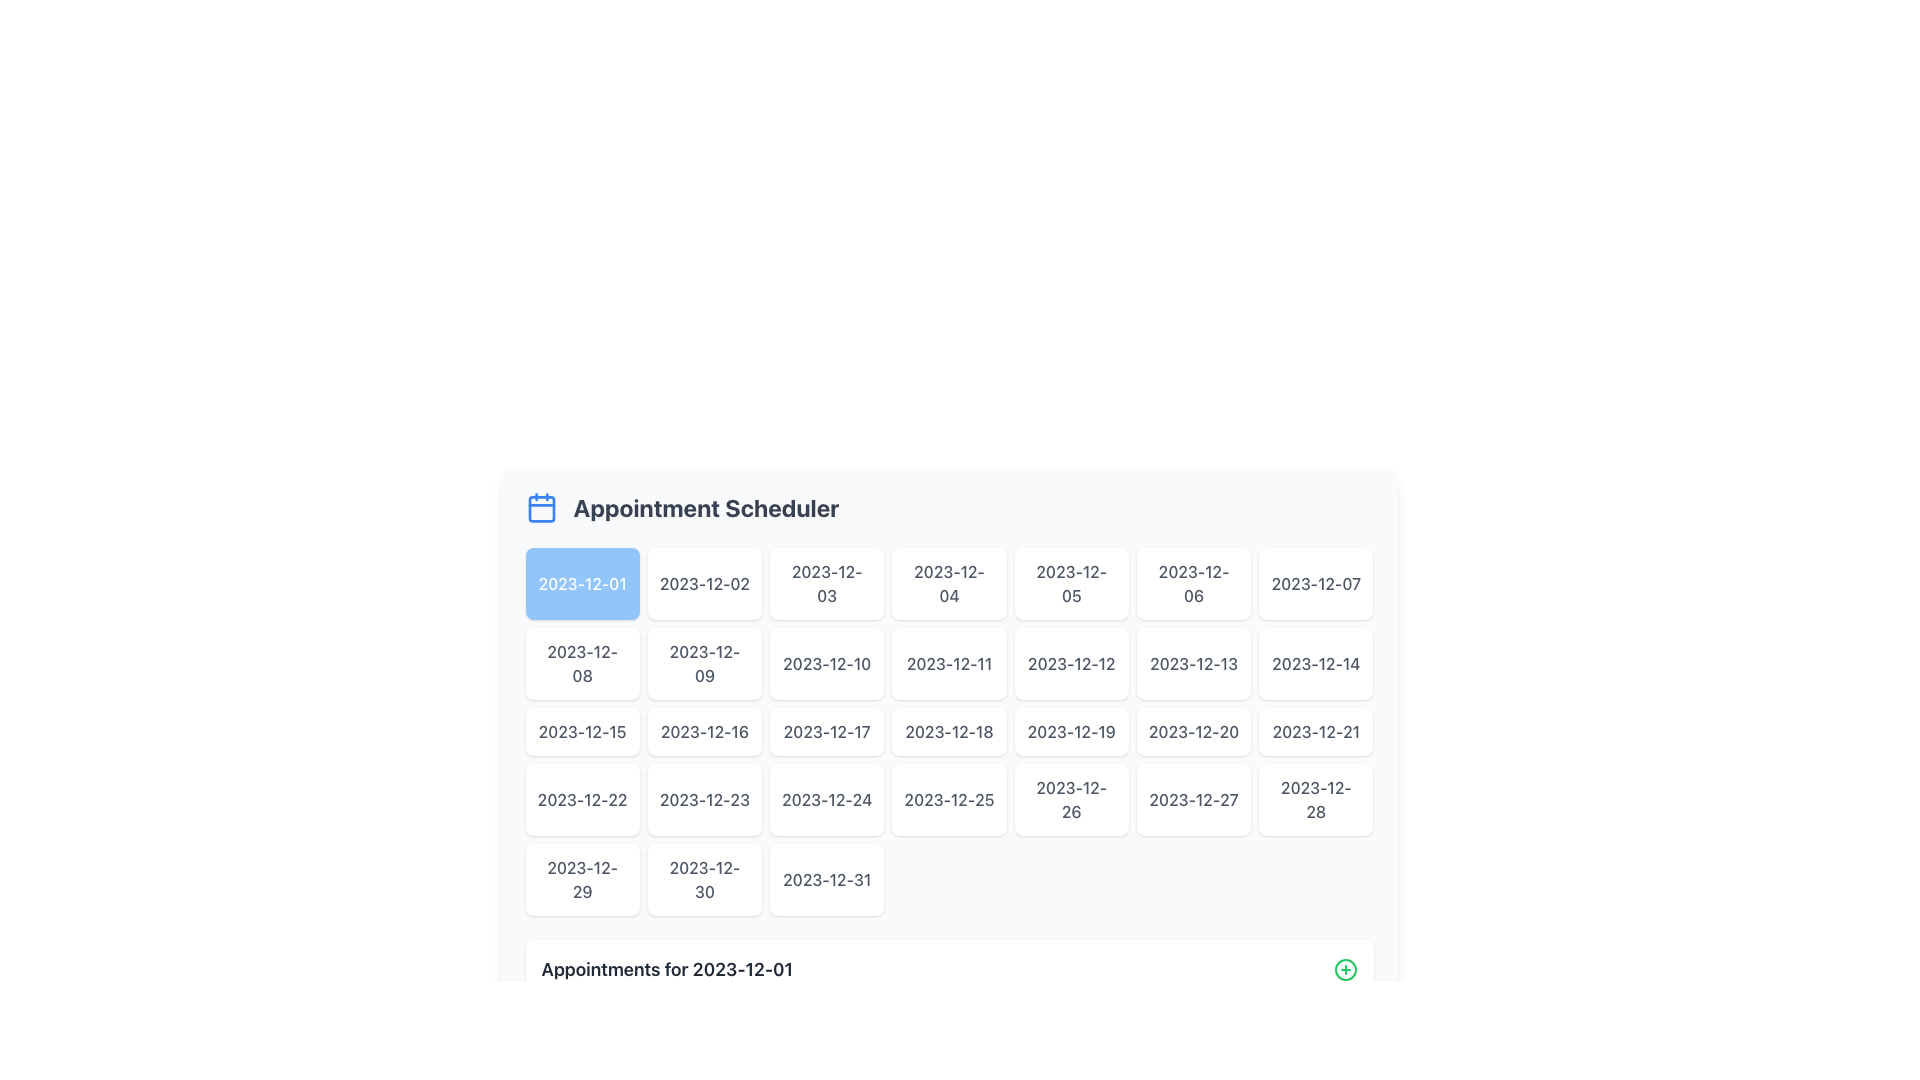  I want to click on the button in the calendar layout for selecting the date '2023-12-12', so click(1070, 663).